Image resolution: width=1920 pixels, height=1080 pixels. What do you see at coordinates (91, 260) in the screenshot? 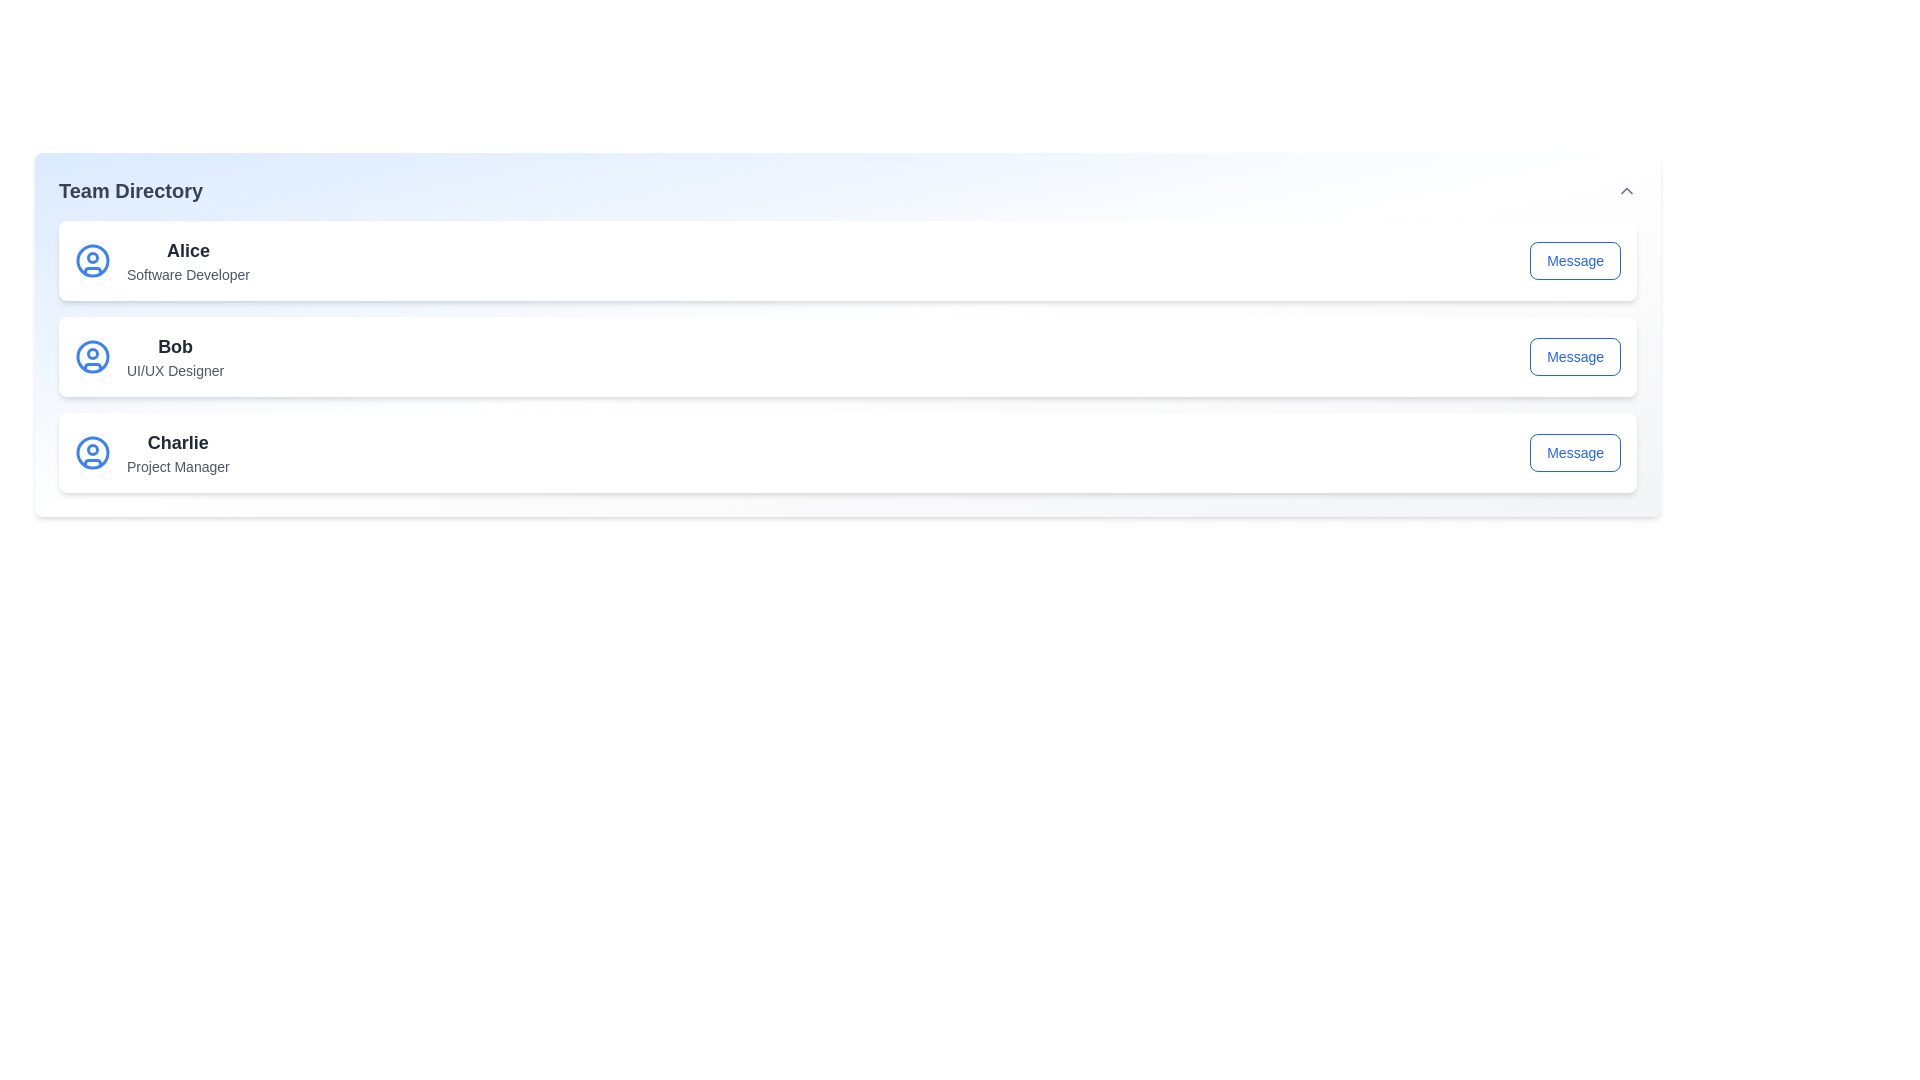
I see `the outermost SVG circle representing the avatar or user image placeholder for the user named 'Alice', positioned to the far left in the user entry row` at bounding box center [91, 260].